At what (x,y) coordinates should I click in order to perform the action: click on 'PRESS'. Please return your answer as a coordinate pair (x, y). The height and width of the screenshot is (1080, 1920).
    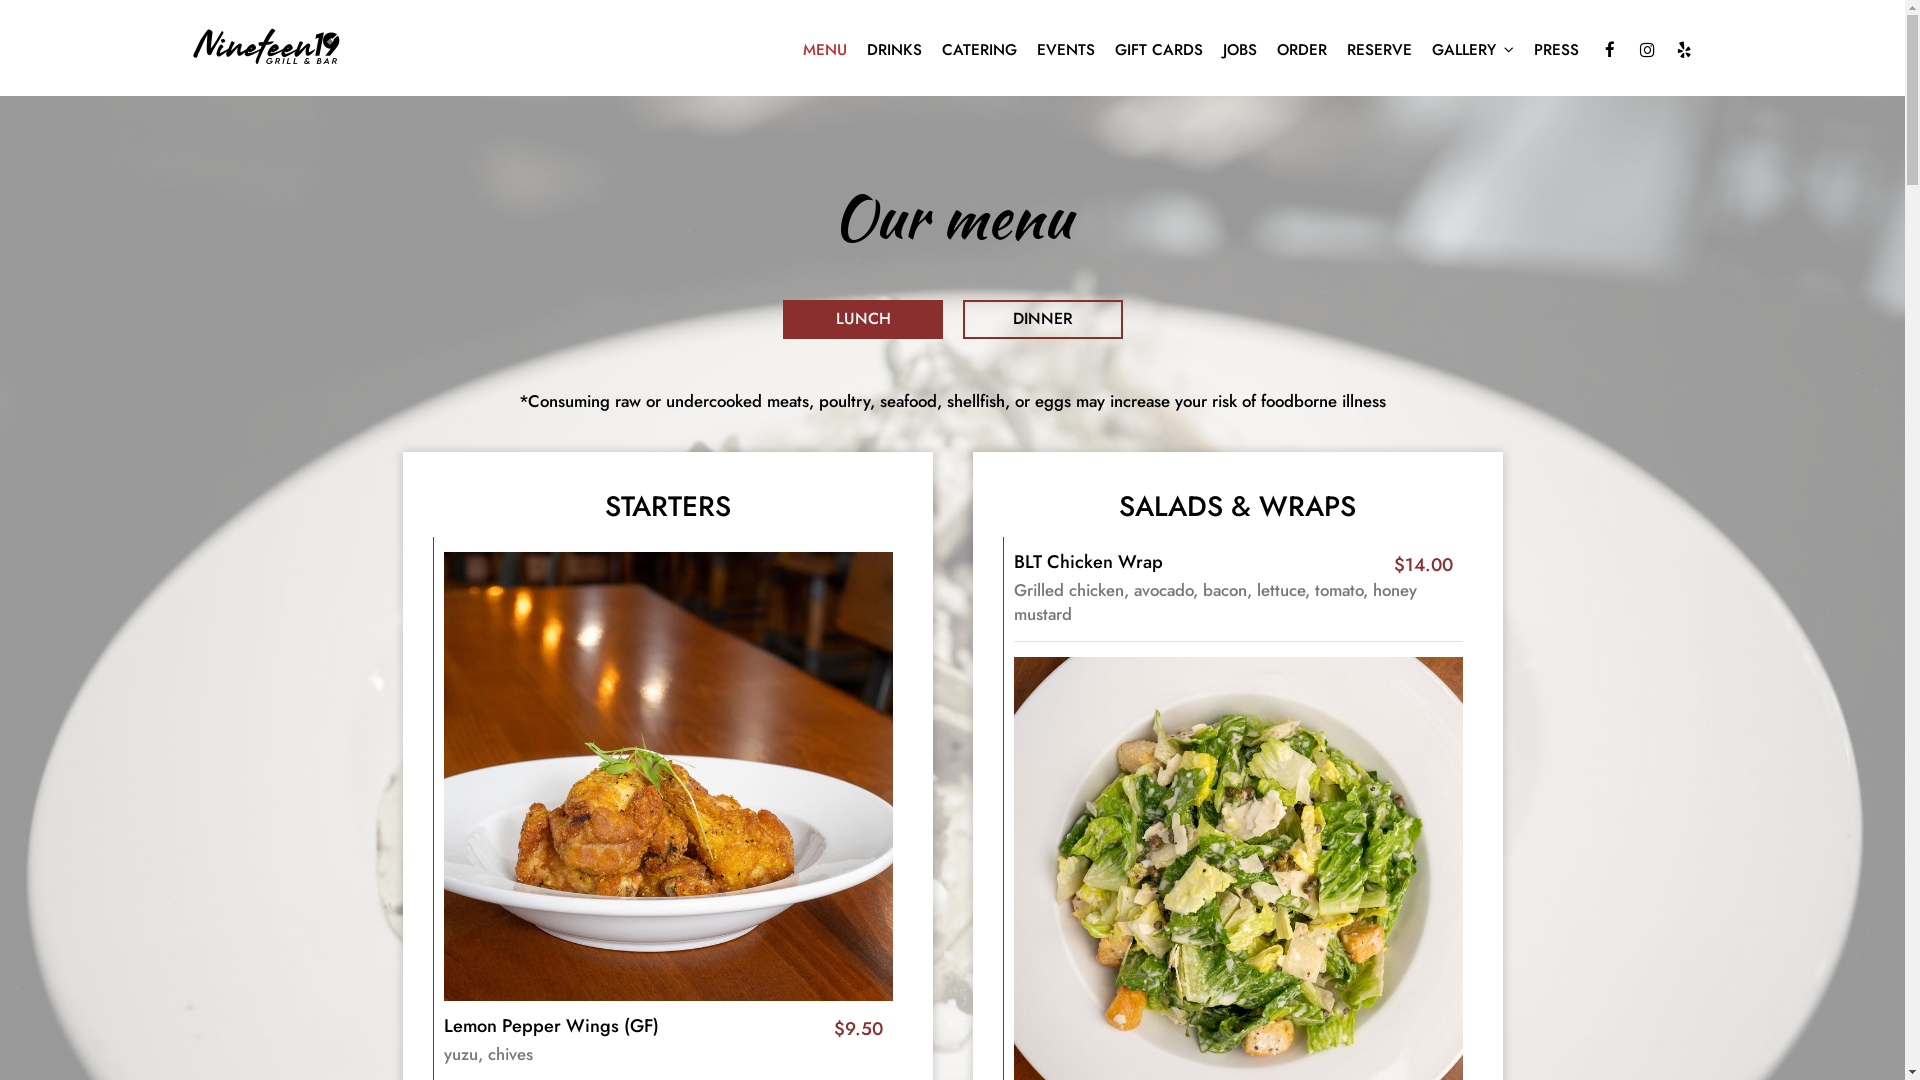
    Looking at the image, I should click on (1522, 49).